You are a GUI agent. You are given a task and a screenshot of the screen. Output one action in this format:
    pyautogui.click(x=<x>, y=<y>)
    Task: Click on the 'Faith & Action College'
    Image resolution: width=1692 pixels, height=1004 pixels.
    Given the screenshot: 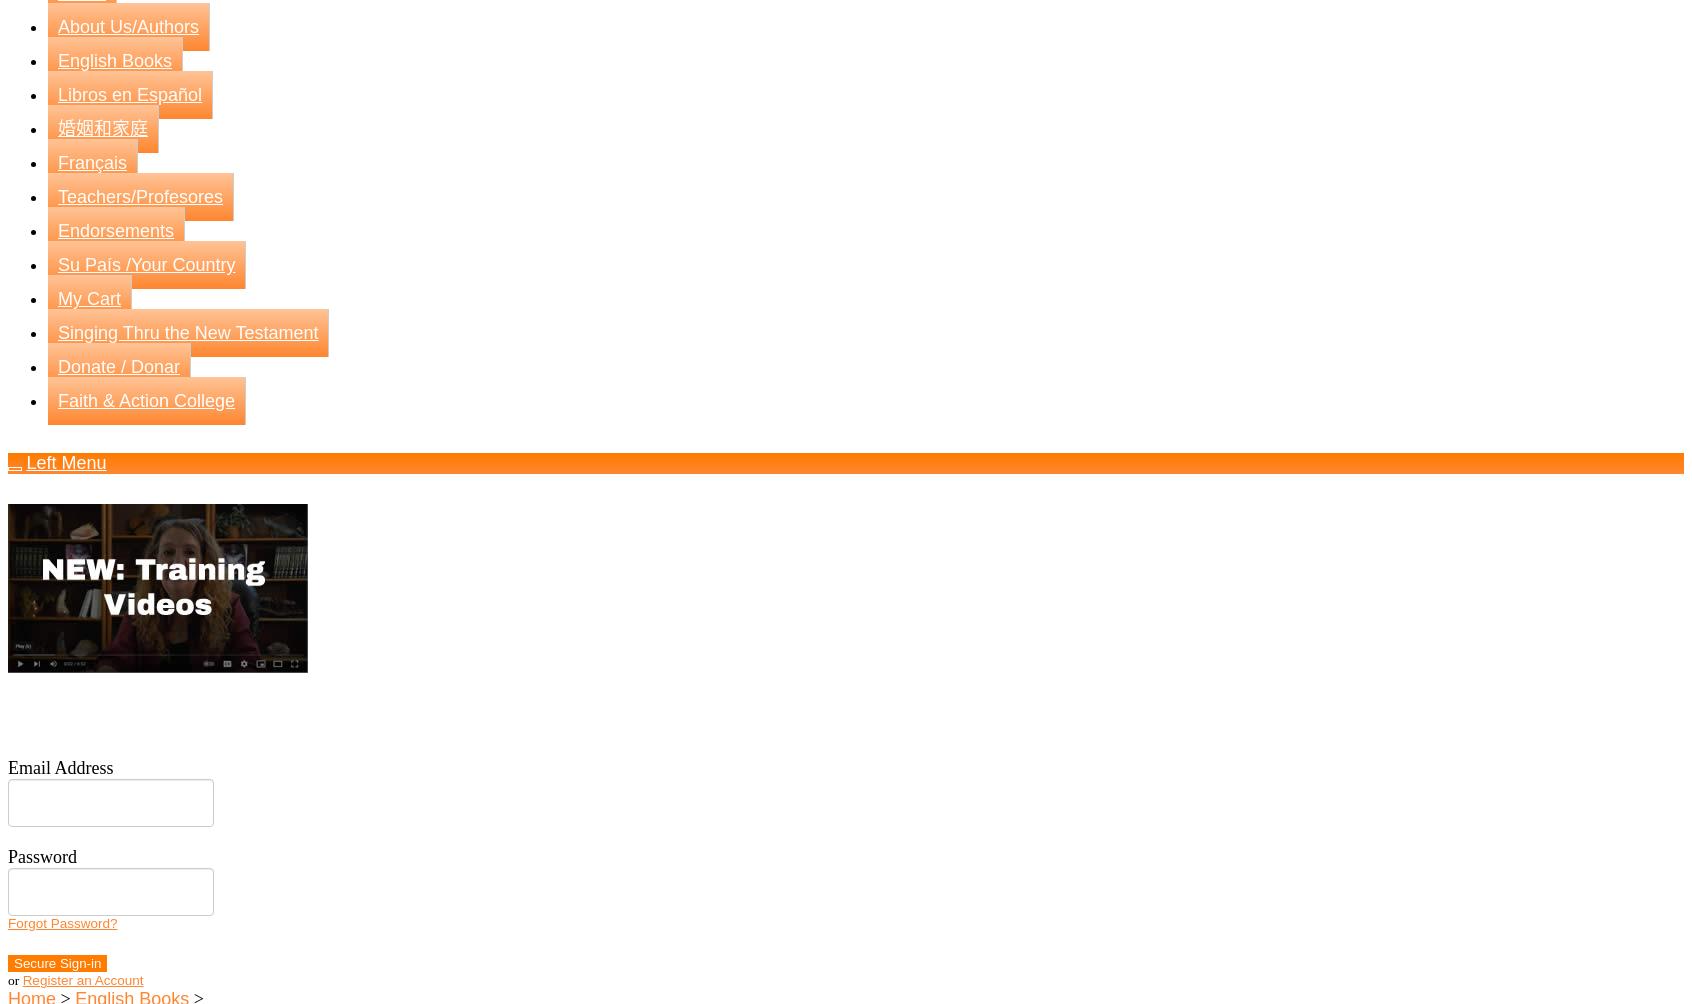 What is the action you would take?
    pyautogui.click(x=145, y=399)
    